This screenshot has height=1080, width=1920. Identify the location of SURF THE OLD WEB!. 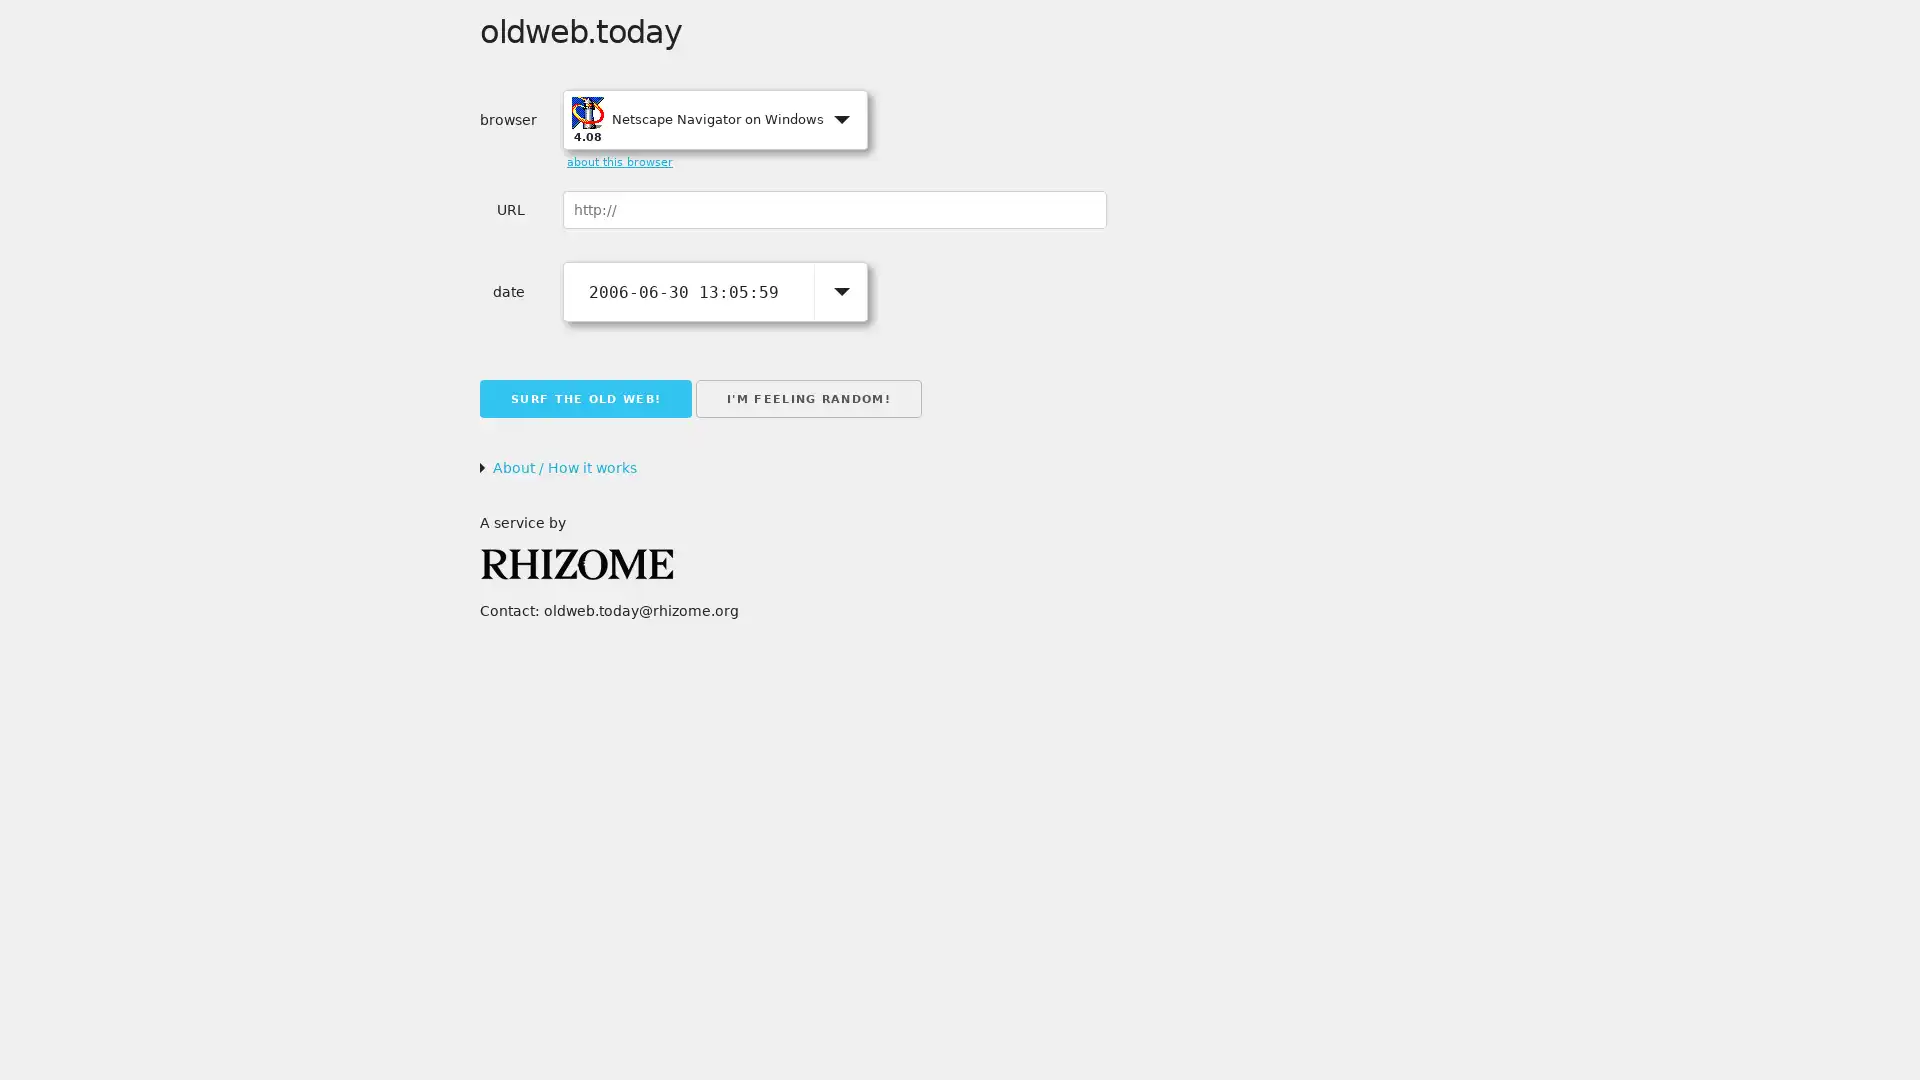
(584, 398).